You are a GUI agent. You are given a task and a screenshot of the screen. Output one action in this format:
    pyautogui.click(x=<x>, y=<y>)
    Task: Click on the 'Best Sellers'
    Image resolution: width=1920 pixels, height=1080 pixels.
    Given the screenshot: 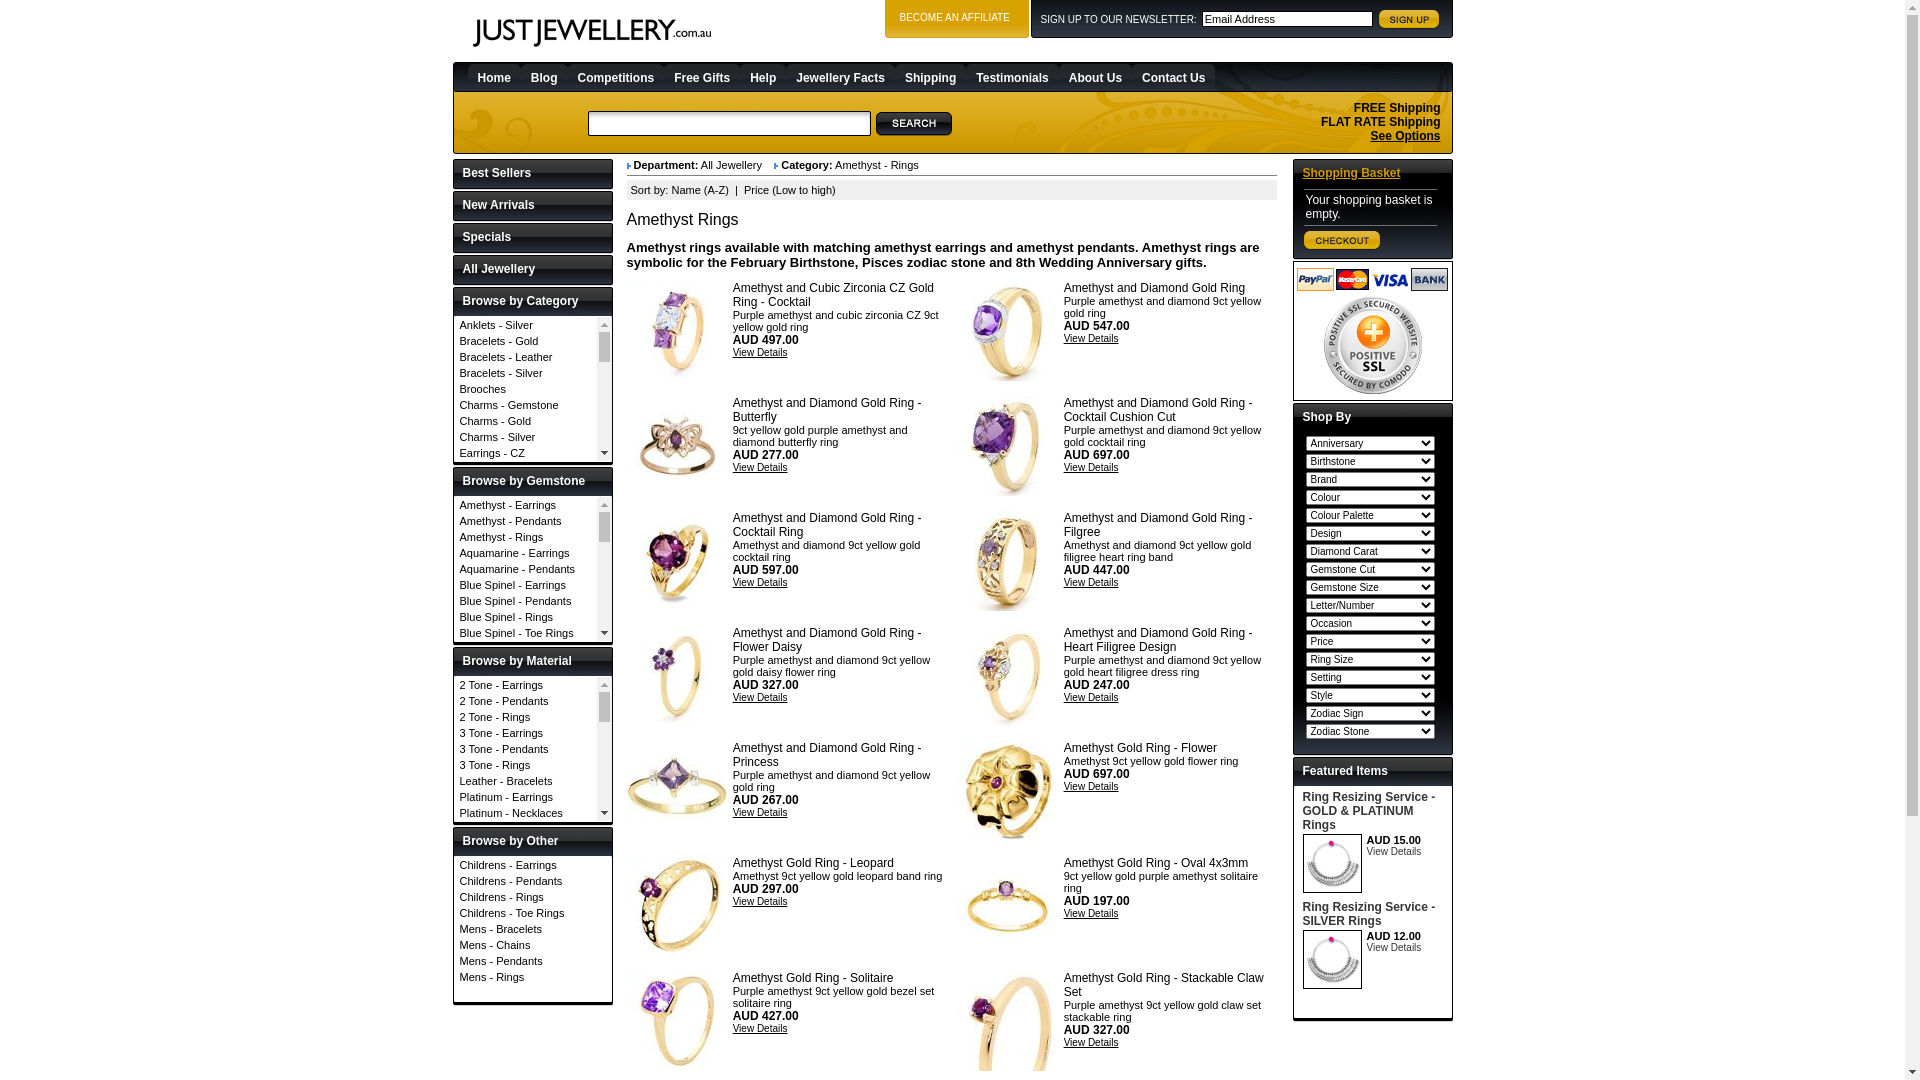 What is the action you would take?
    pyautogui.click(x=532, y=173)
    